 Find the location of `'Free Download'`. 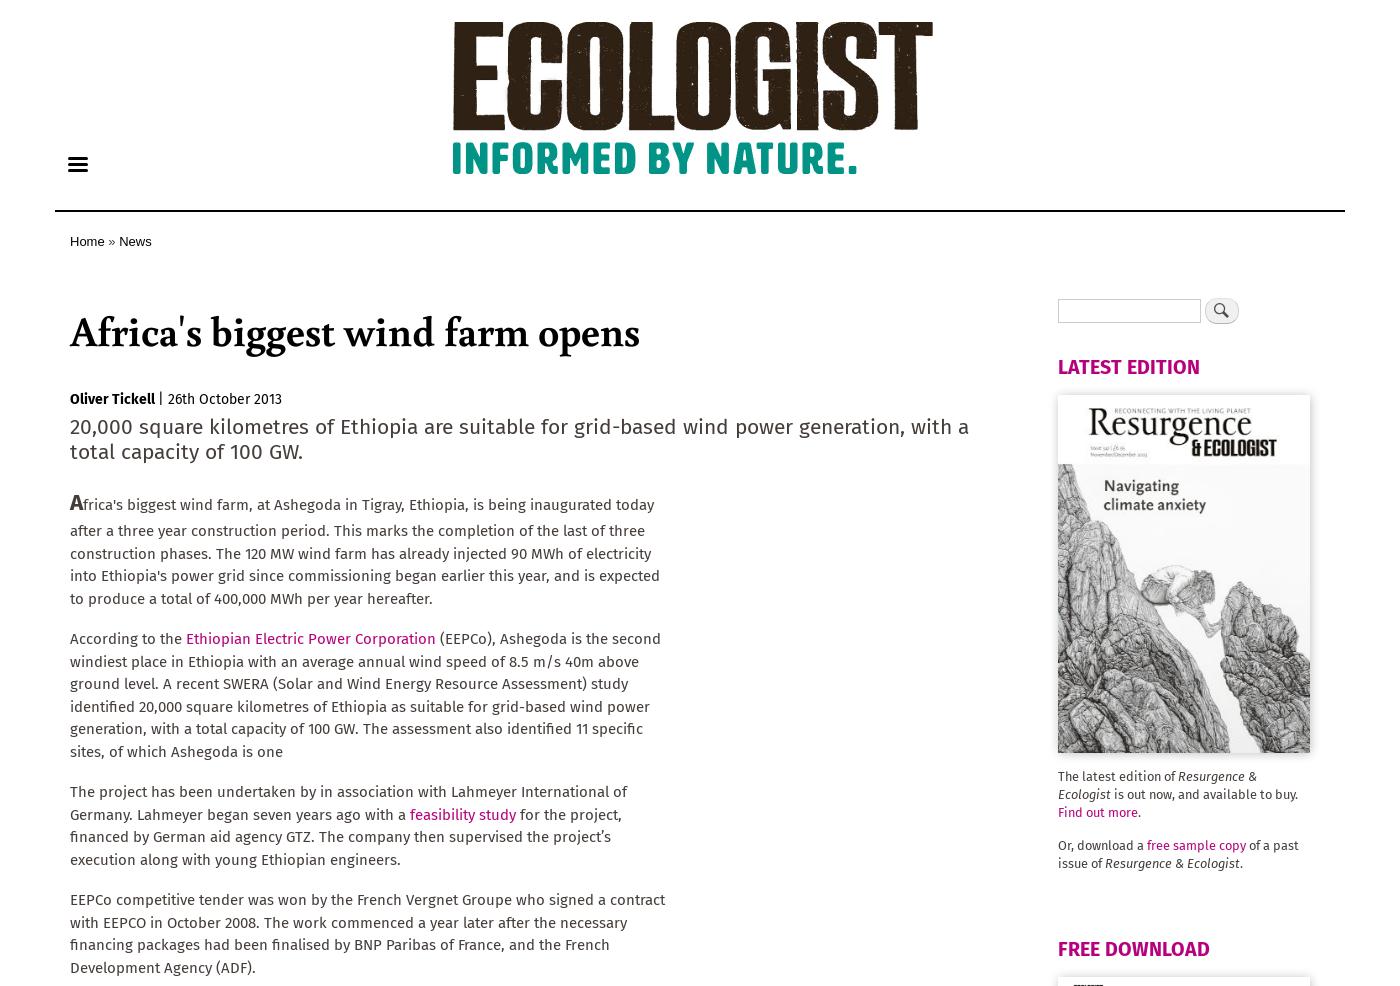

'Free Download' is located at coordinates (1057, 949).